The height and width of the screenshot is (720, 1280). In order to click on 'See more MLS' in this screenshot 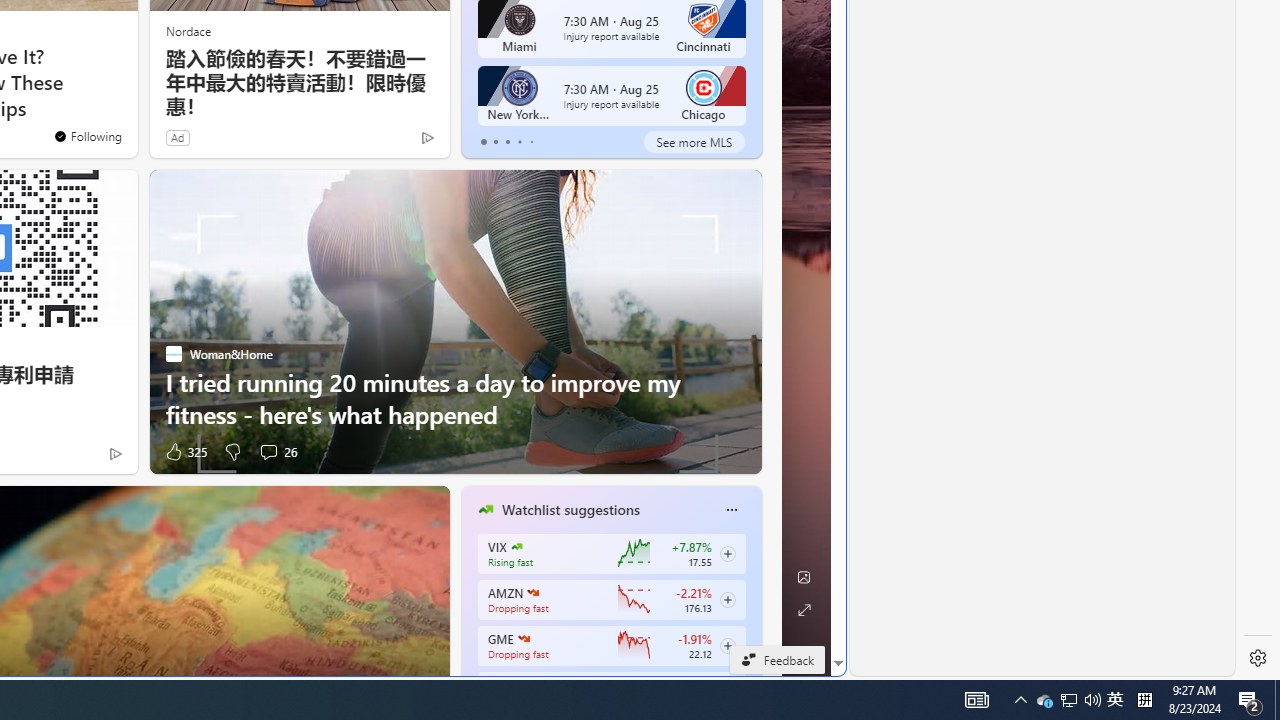, I will do `click(694, 141)`.